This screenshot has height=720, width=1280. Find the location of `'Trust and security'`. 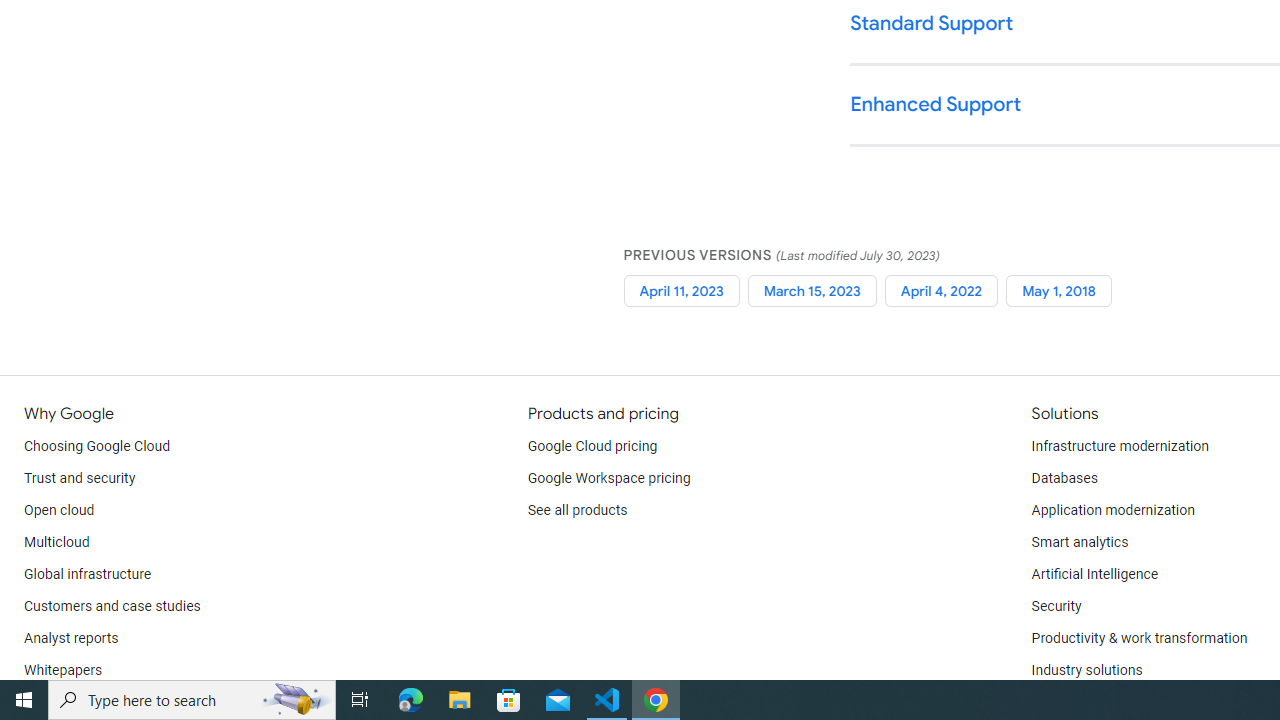

'Trust and security' is located at coordinates (80, 479).